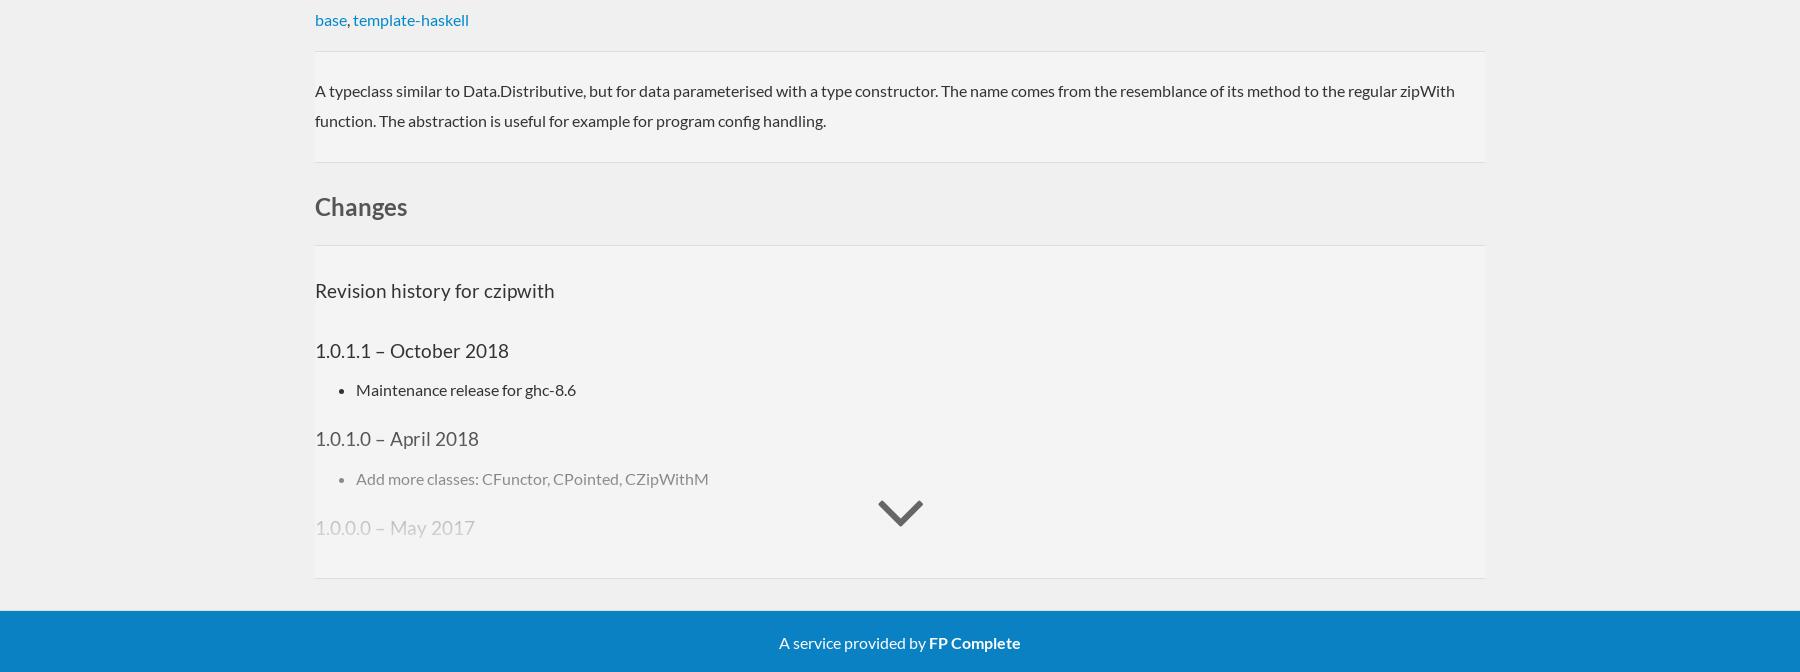 Image resolution: width=1800 pixels, height=672 pixels. Describe the element at coordinates (465, 389) in the screenshot. I see `'Maintenance release for ghc-8.6'` at that location.